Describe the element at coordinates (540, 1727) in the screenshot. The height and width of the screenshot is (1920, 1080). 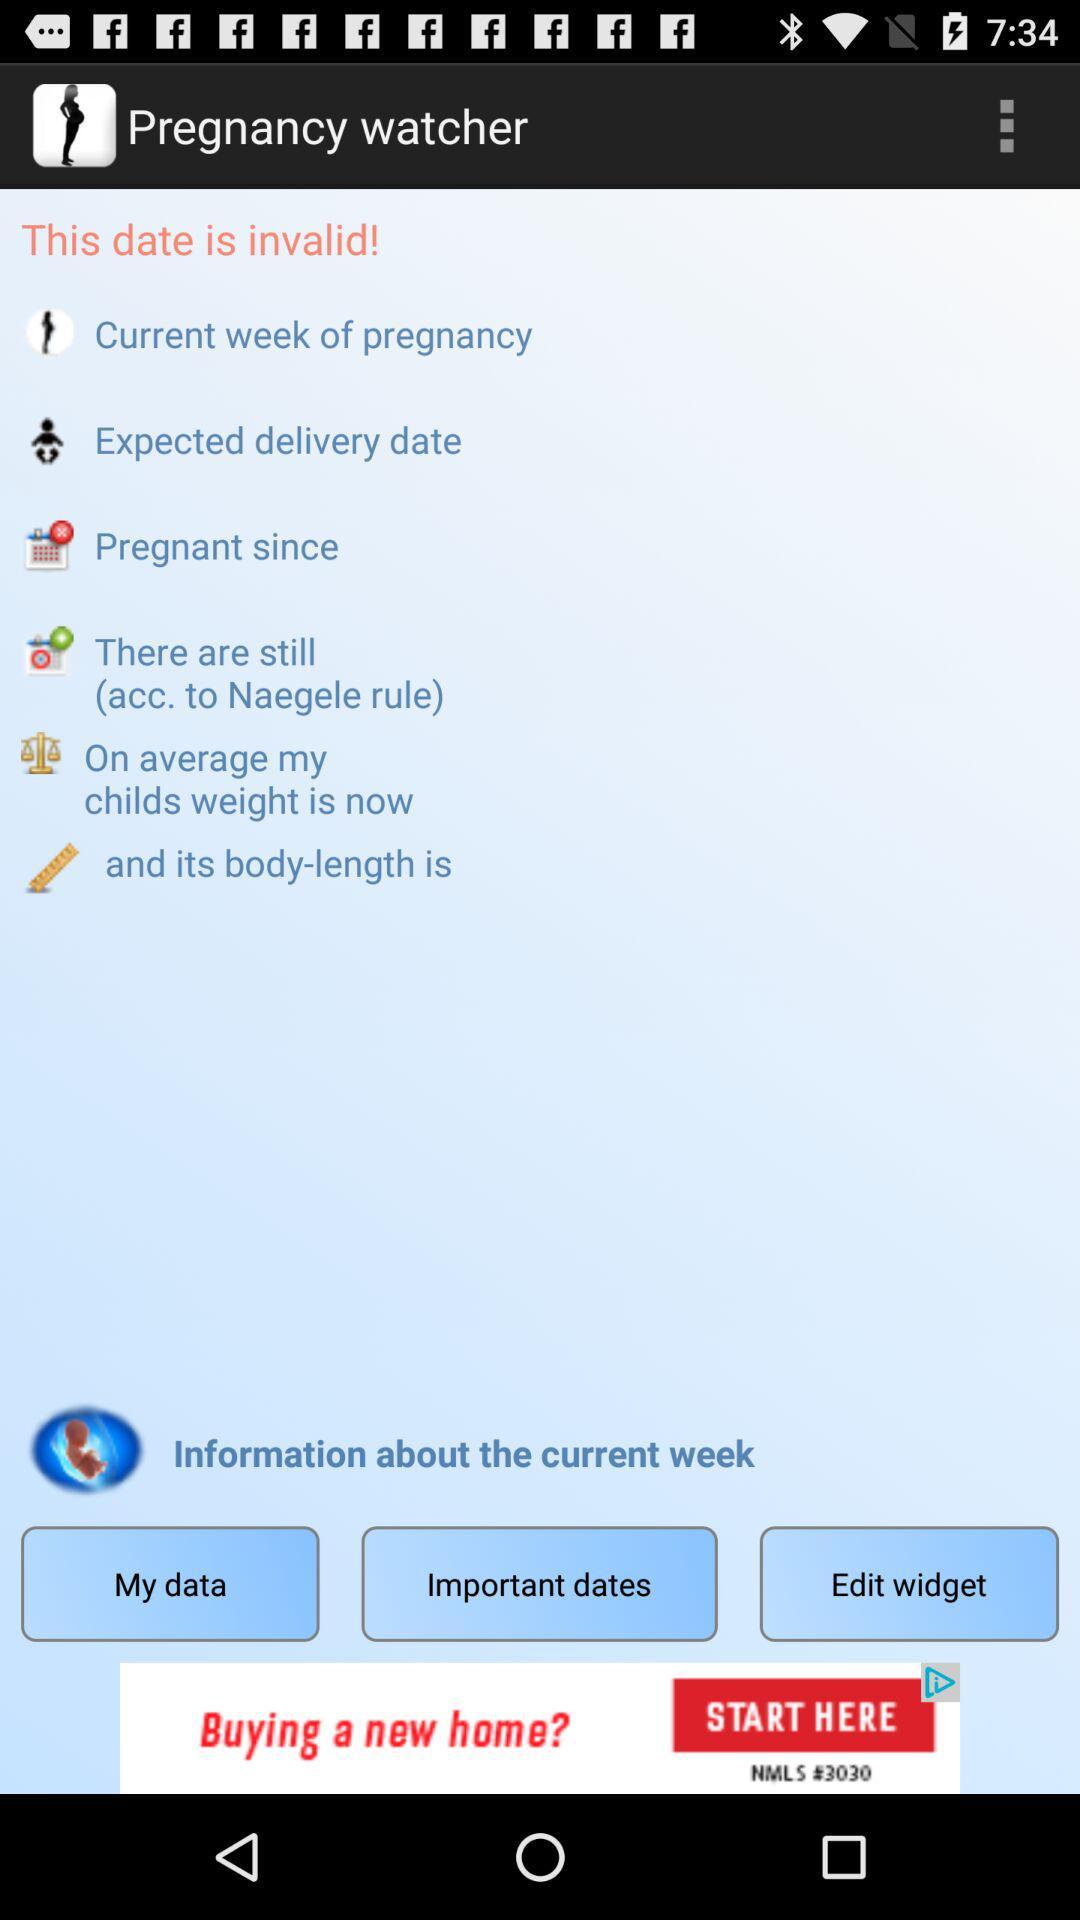
I see `advertisement page` at that location.